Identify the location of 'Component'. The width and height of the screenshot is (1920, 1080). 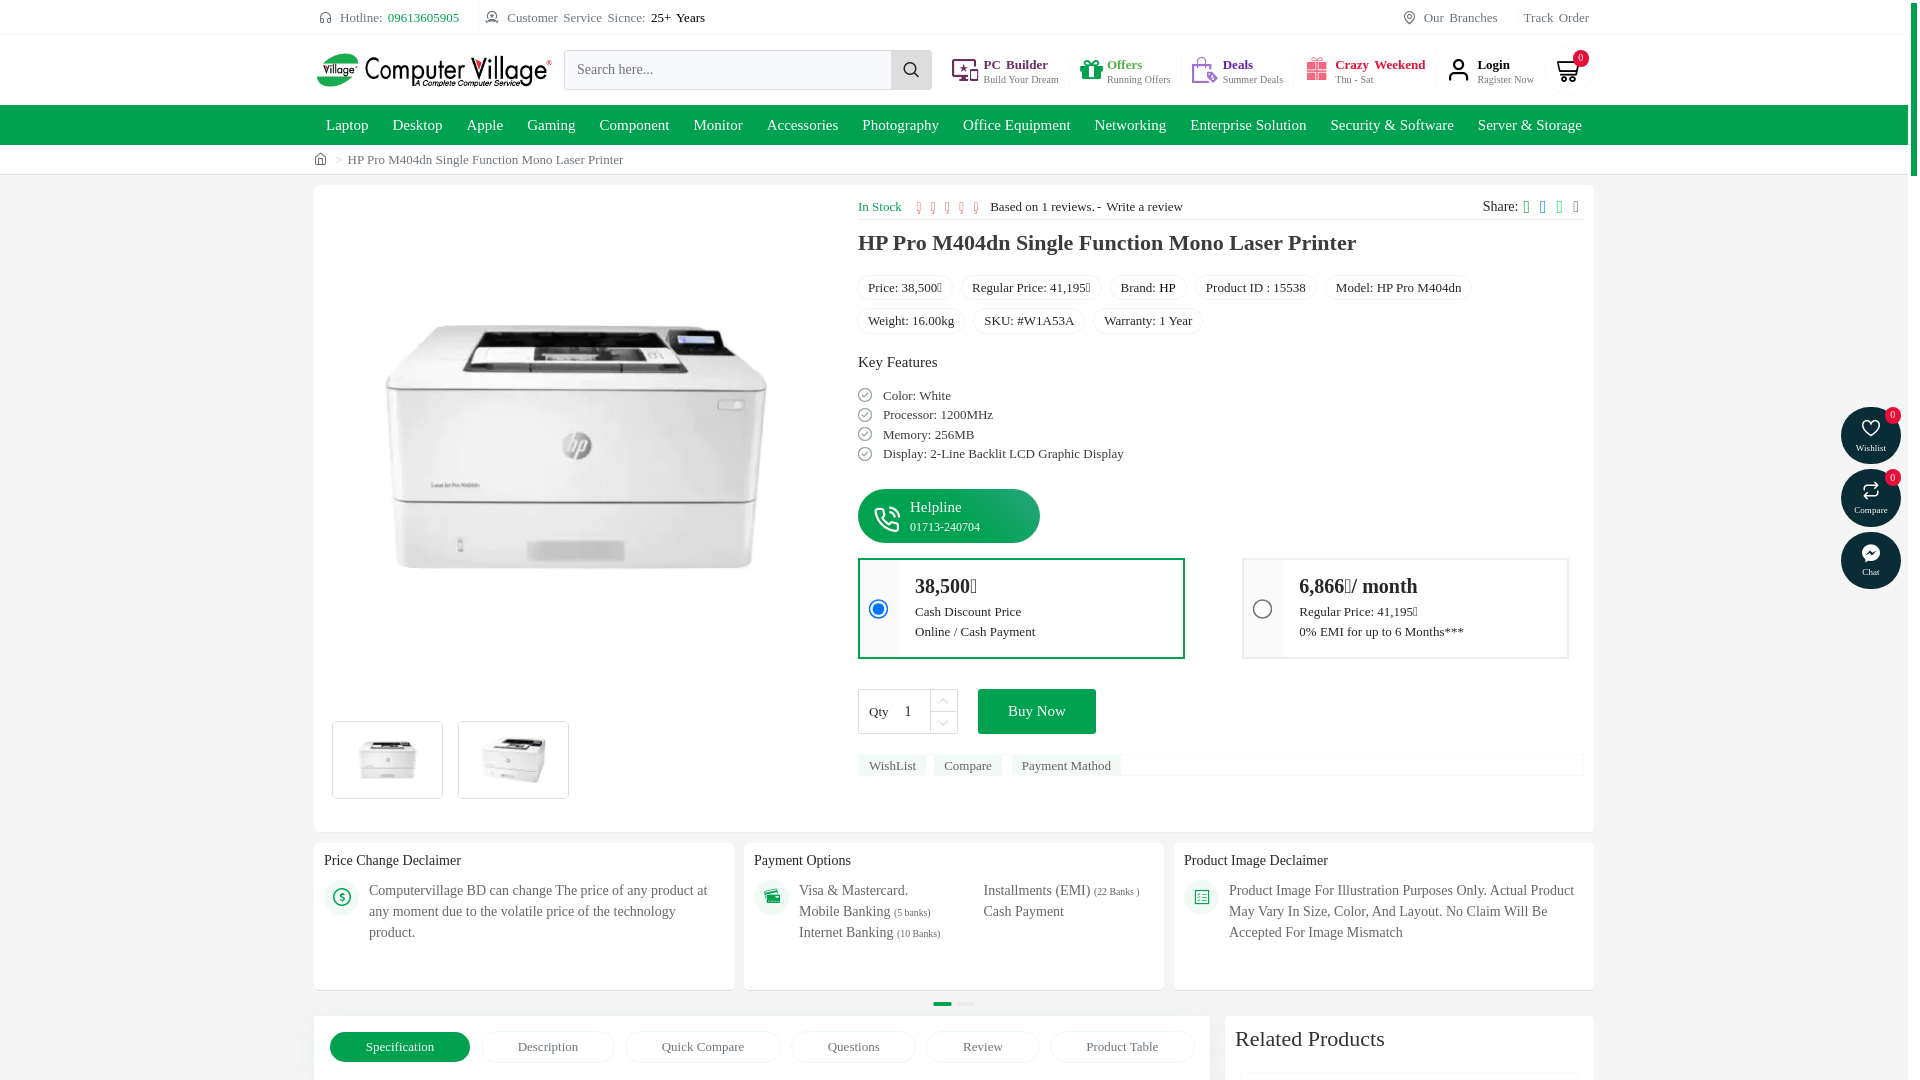
(633, 124).